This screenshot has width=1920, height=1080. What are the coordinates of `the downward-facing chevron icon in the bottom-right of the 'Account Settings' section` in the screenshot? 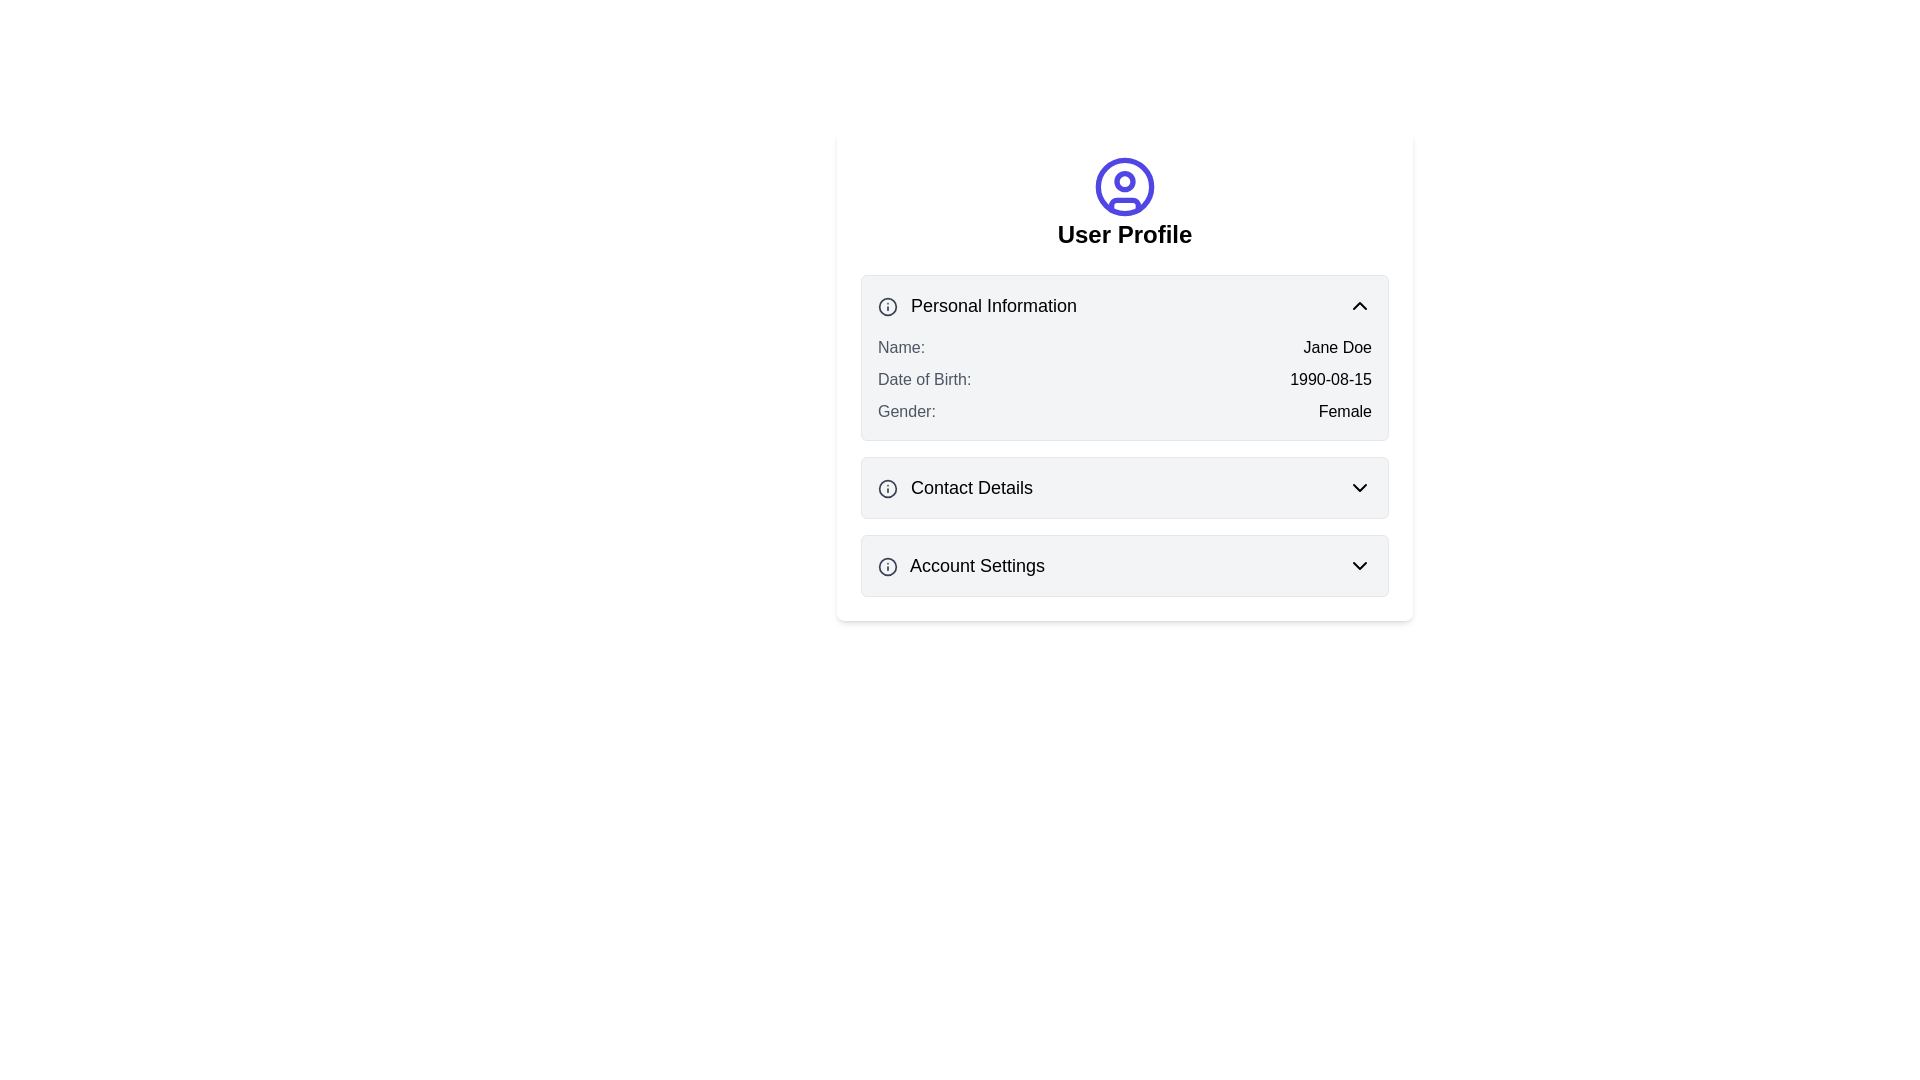 It's located at (1359, 566).